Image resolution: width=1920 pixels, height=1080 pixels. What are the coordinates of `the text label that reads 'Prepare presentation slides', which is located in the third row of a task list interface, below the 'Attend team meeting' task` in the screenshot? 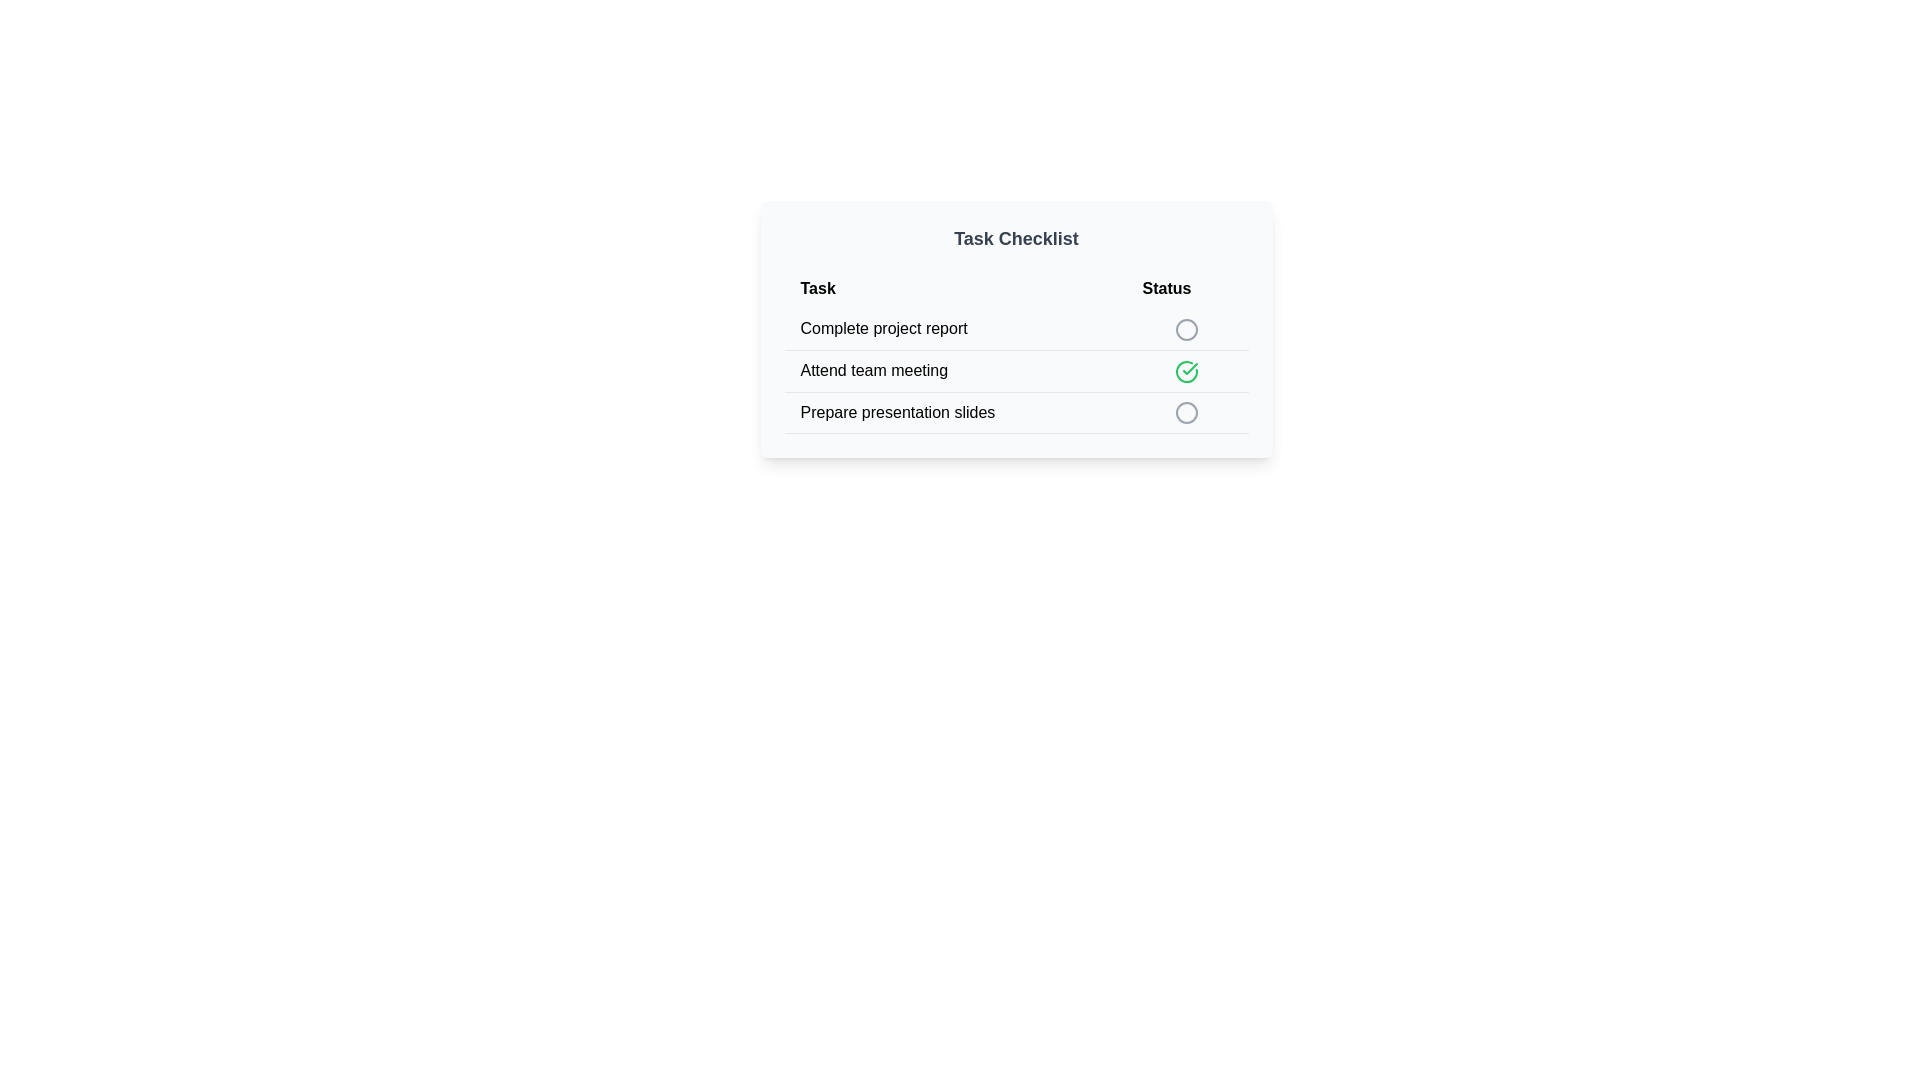 It's located at (954, 411).